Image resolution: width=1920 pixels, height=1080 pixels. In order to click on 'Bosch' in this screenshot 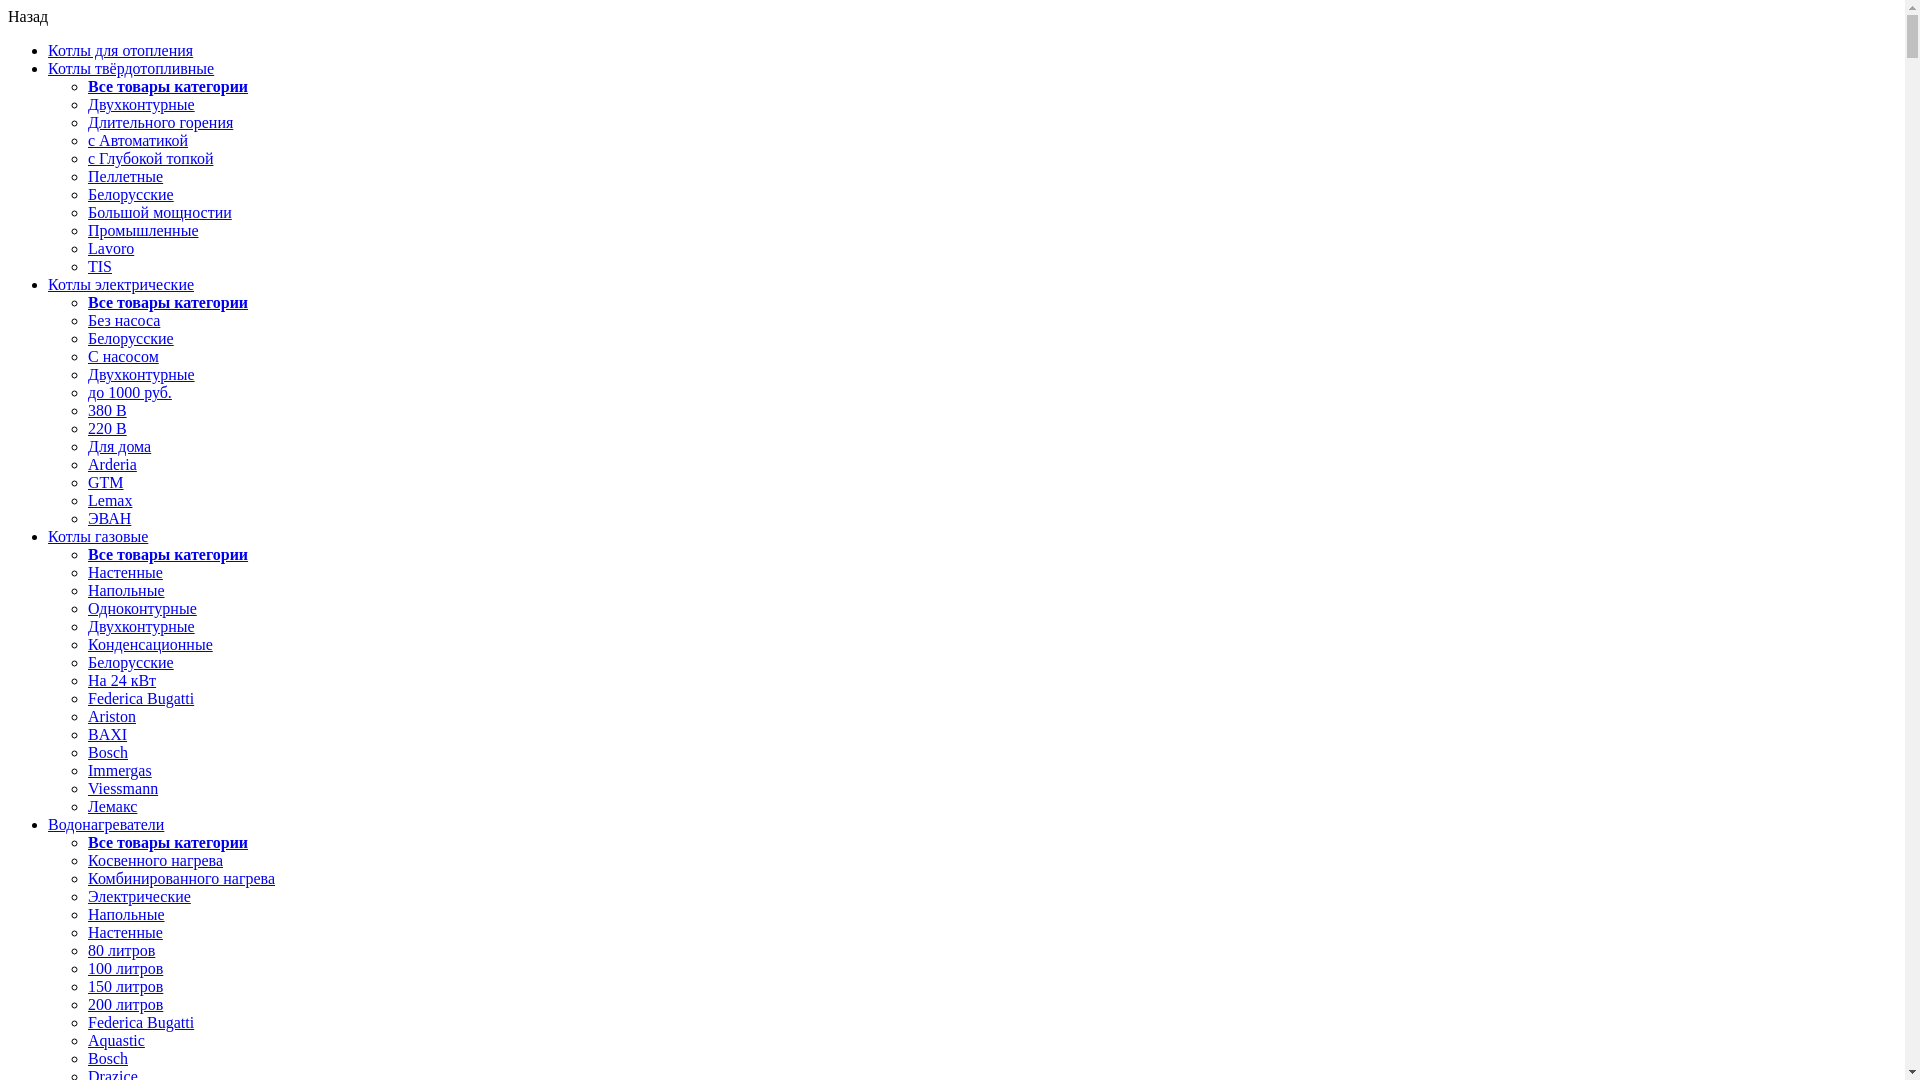, I will do `click(106, 1057)`.